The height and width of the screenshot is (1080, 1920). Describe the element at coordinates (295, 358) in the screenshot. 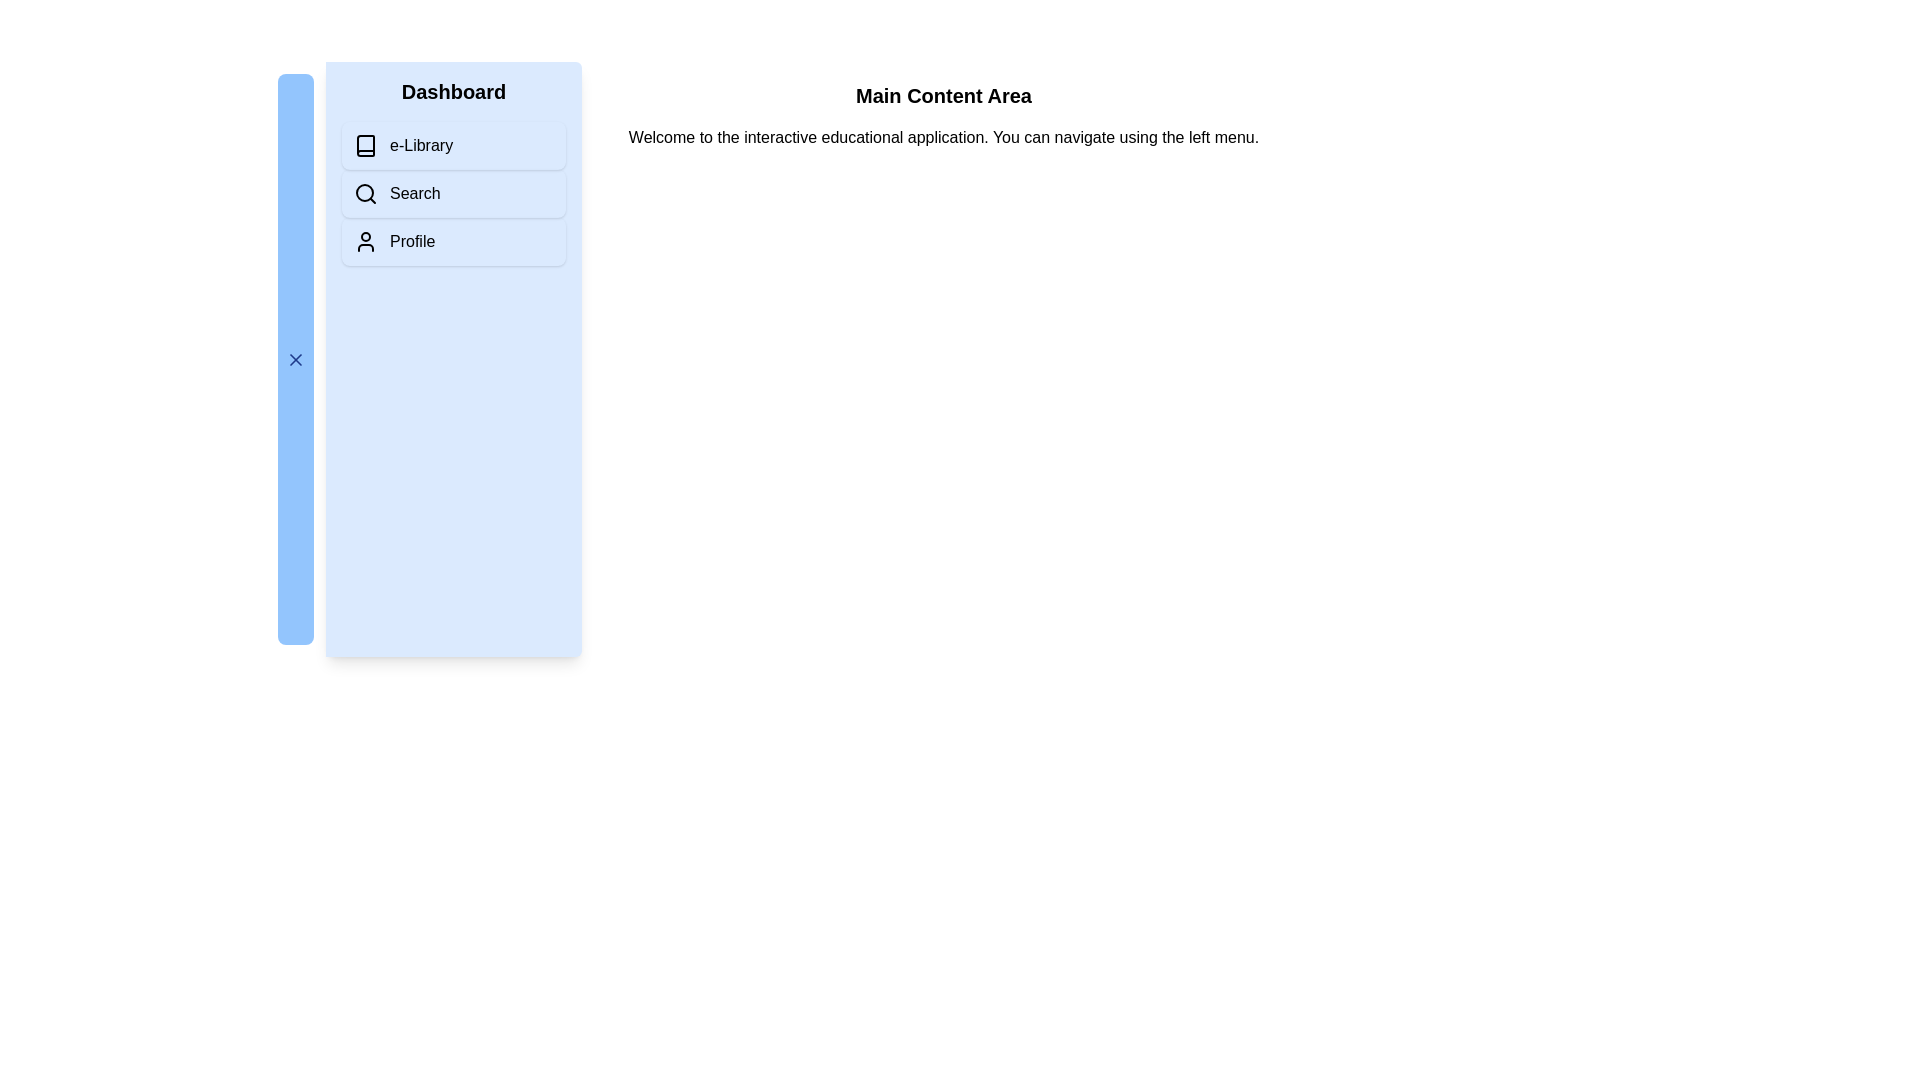

I see `the dismiss or close icon located in the left sidebar of the interface, which is centered vertically within the narrow vertical bar next to the main dashboard panel` at that location.